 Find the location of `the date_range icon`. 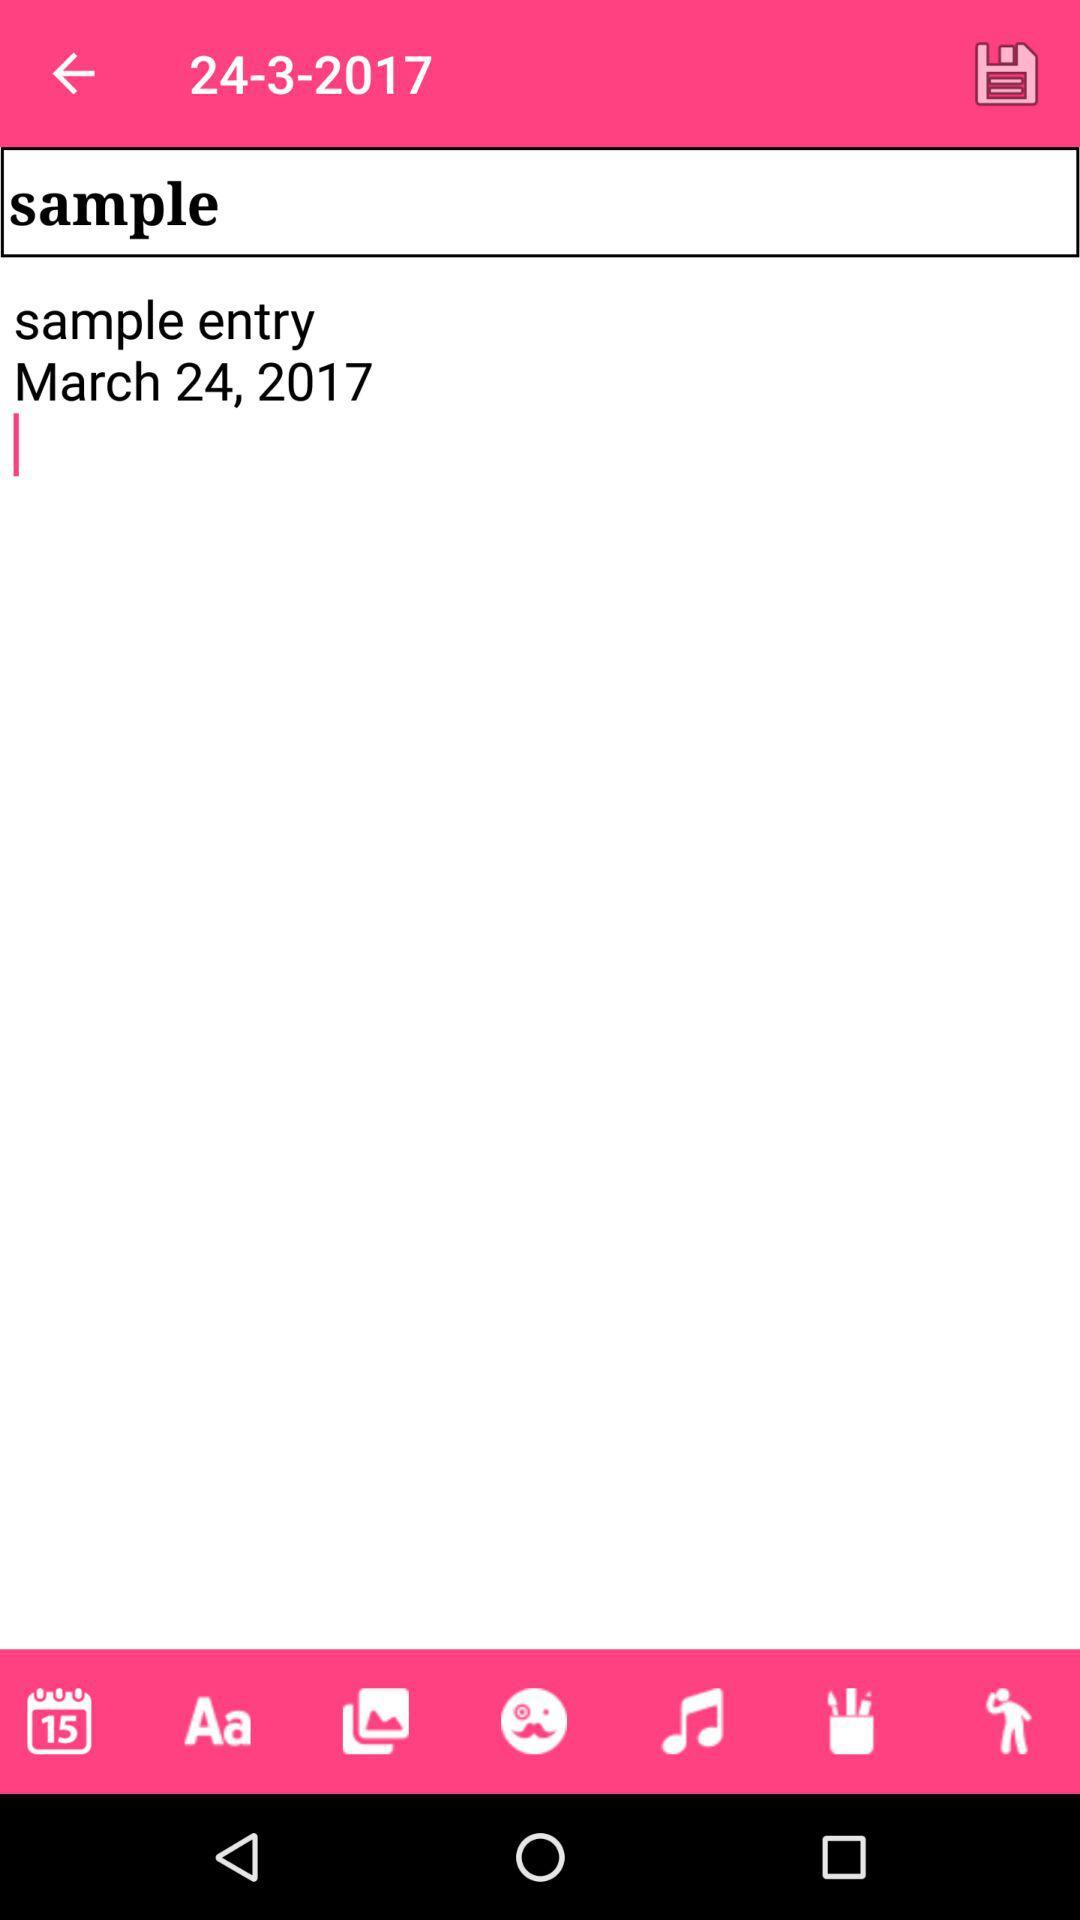

the date_range icon is located at coordinates (58, 1720).